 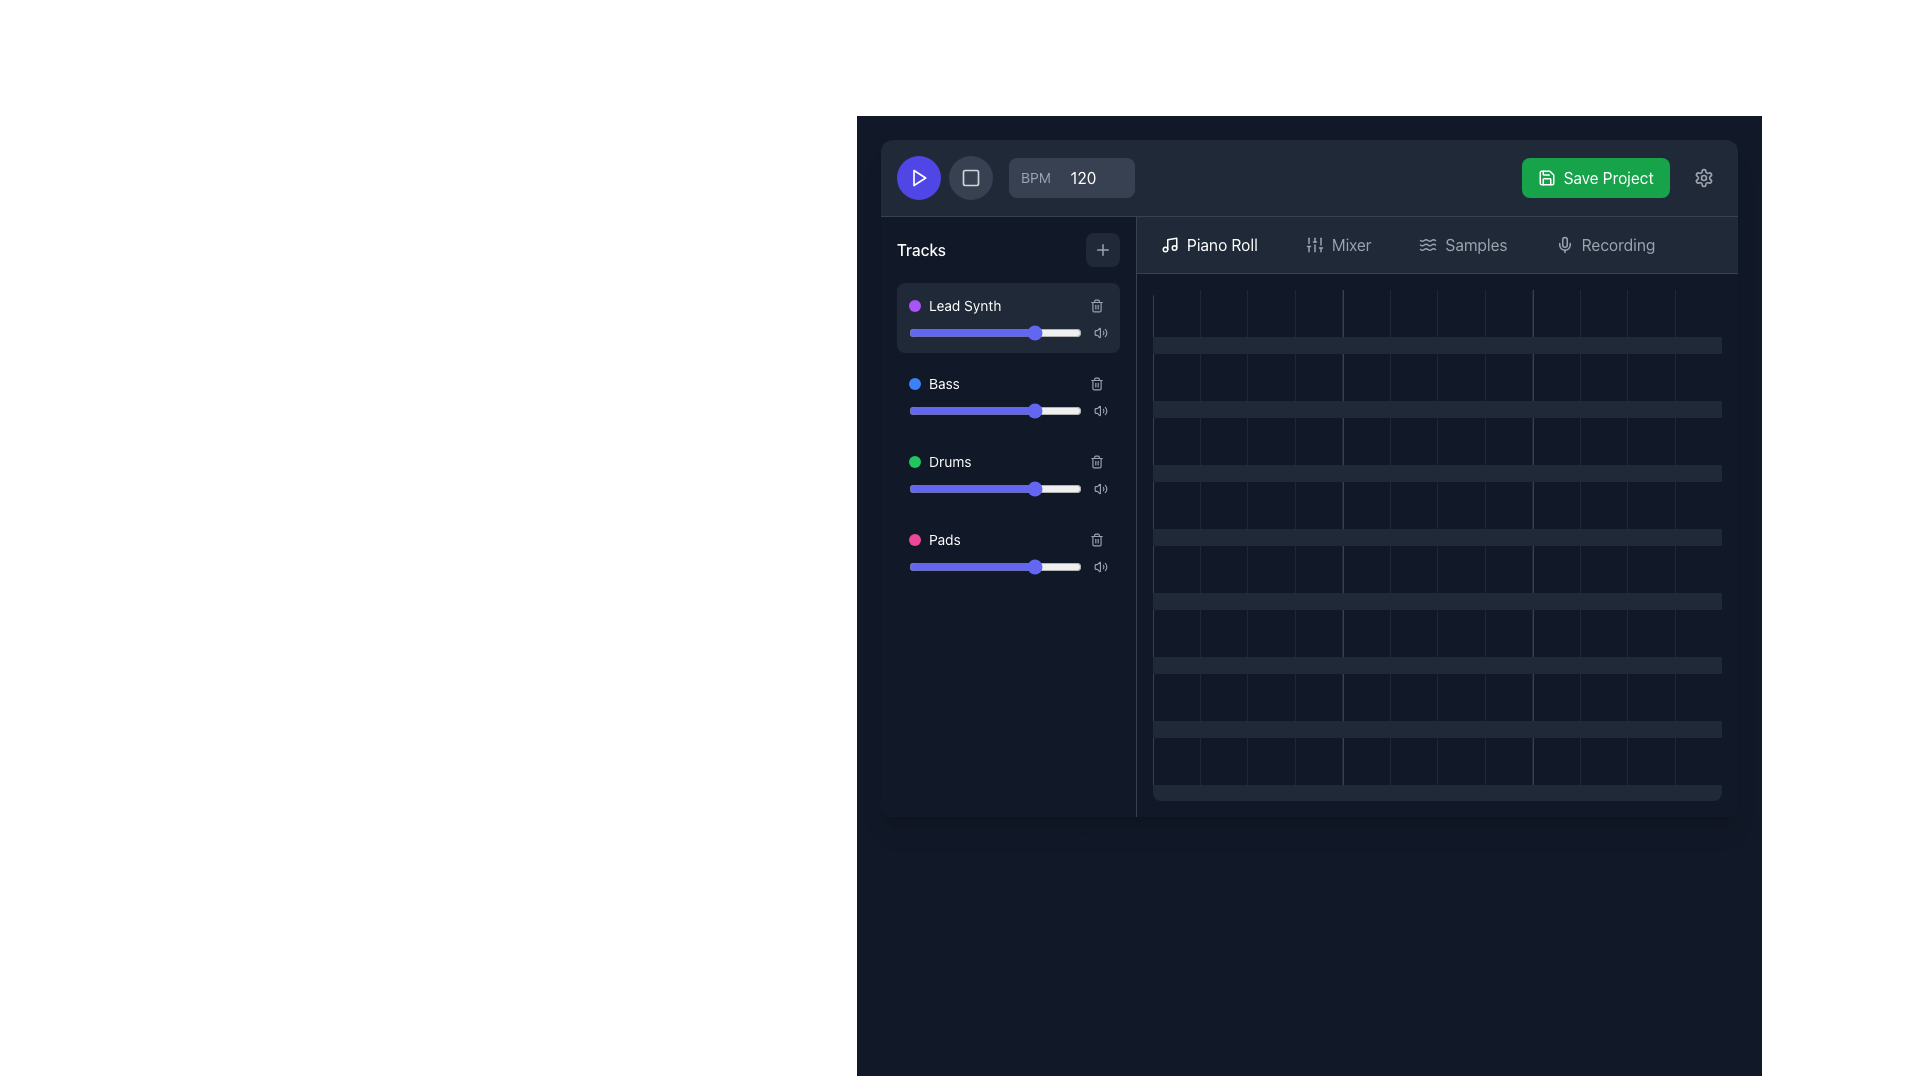 What do you see at coordinates (937, 489) in the screenshot?
I see `the slider value` at bounding box center [937, 489].